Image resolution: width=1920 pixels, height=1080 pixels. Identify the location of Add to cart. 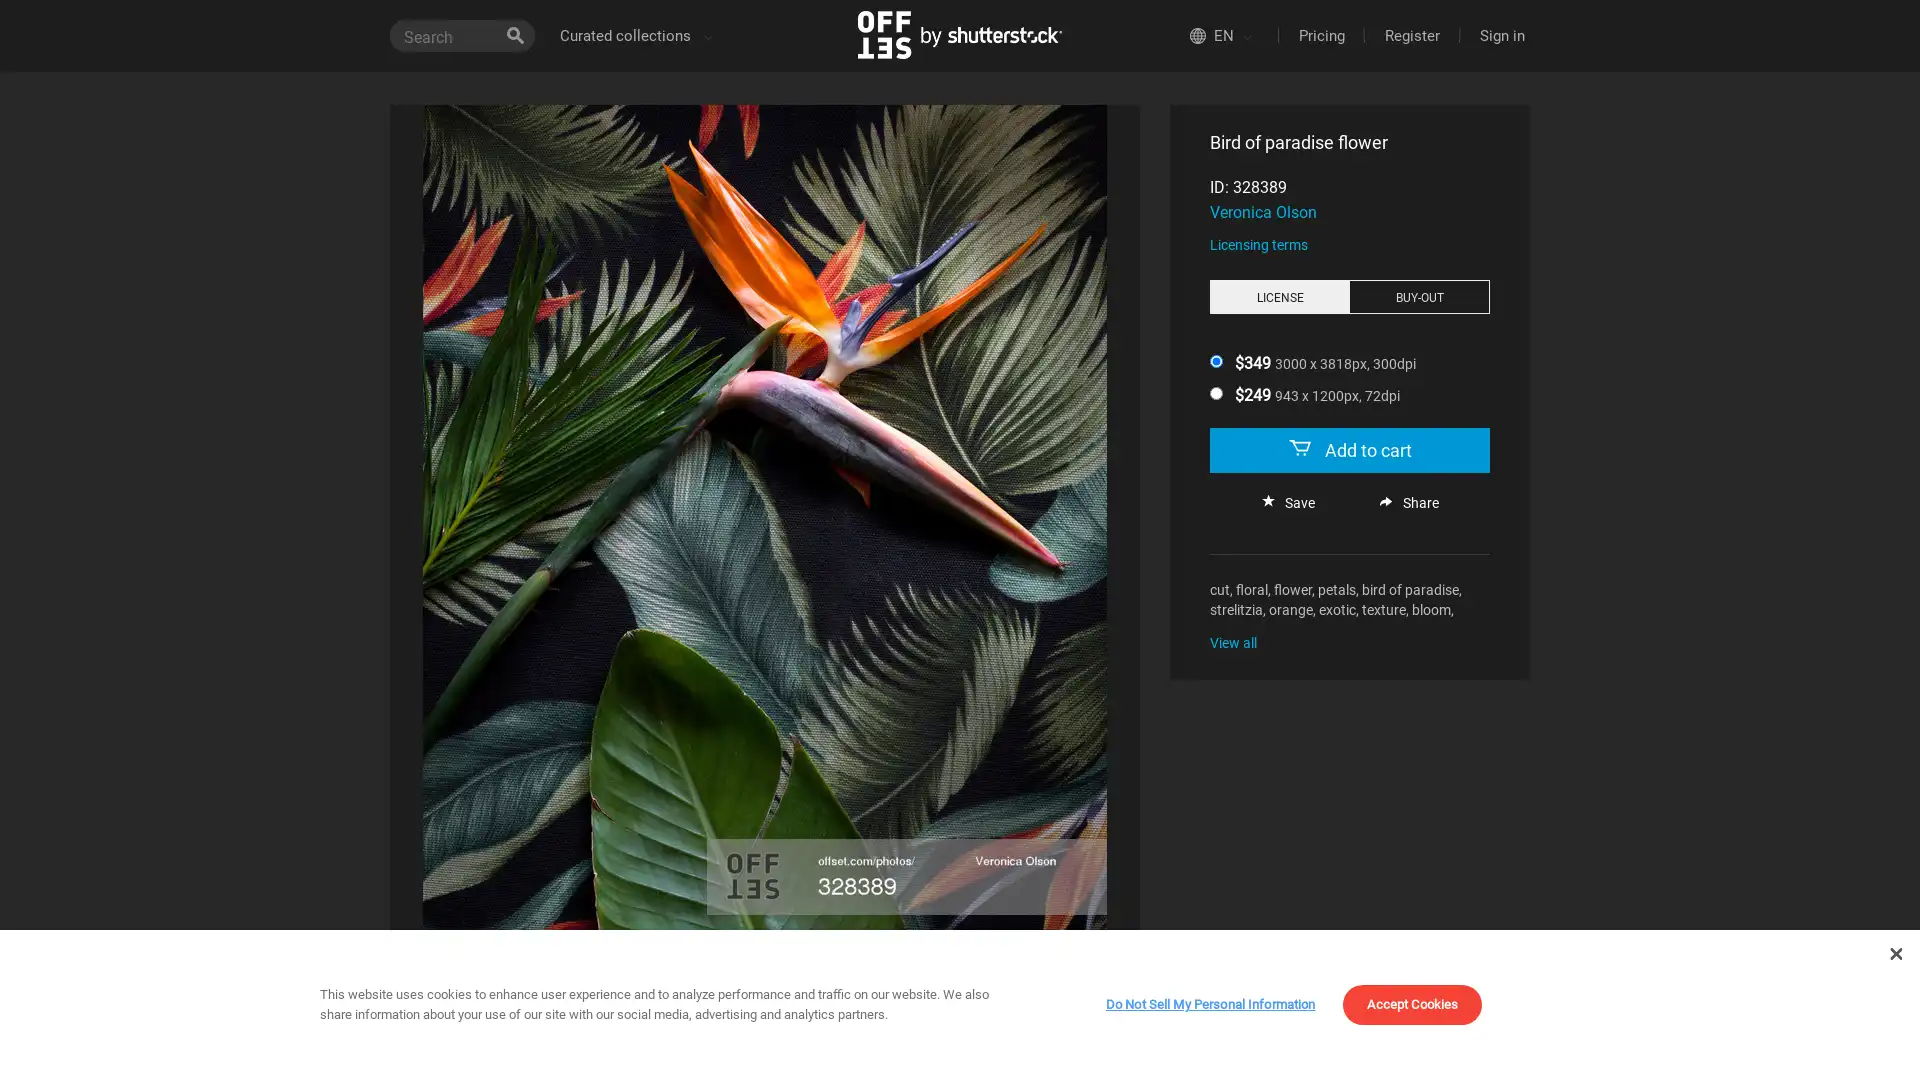
(1349, 450).